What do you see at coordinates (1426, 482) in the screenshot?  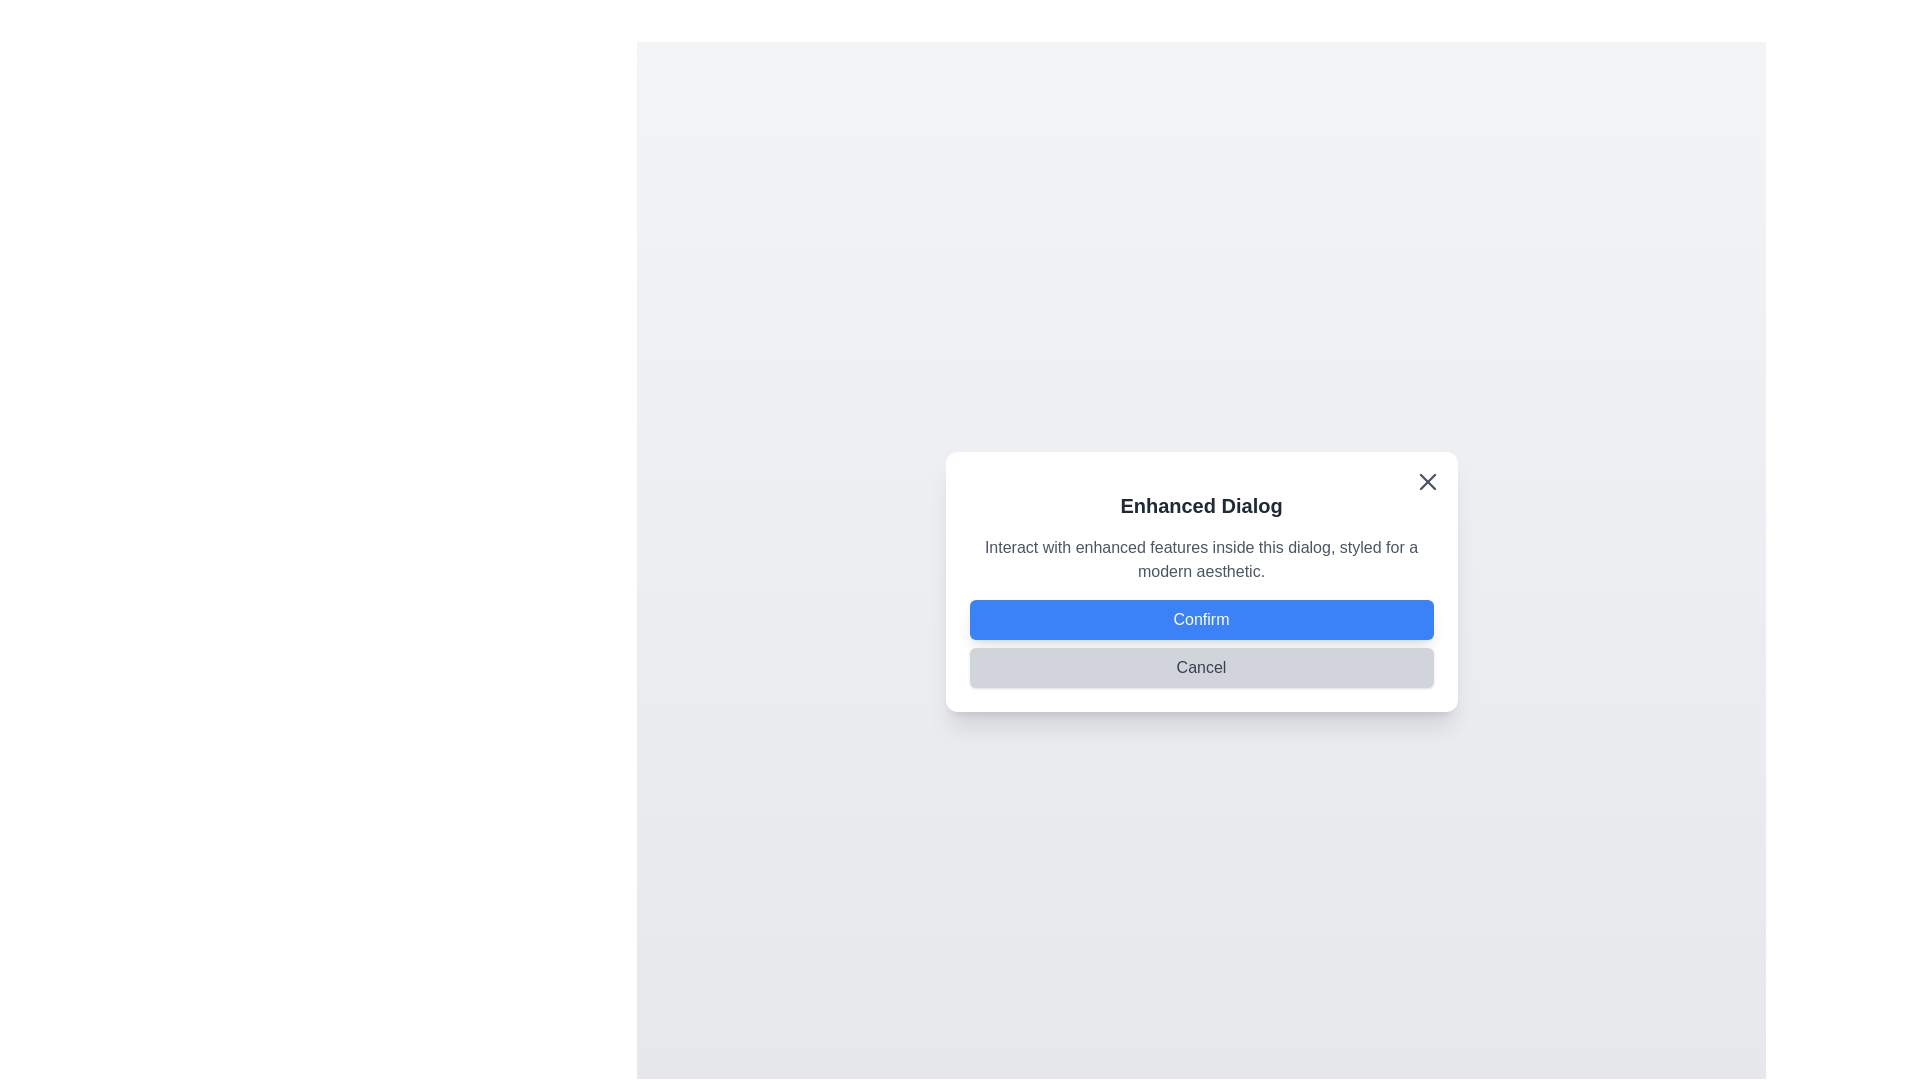 I see `the close button (X) located at the top-right corner of the dialog box` at bounding box center [1426, 482].